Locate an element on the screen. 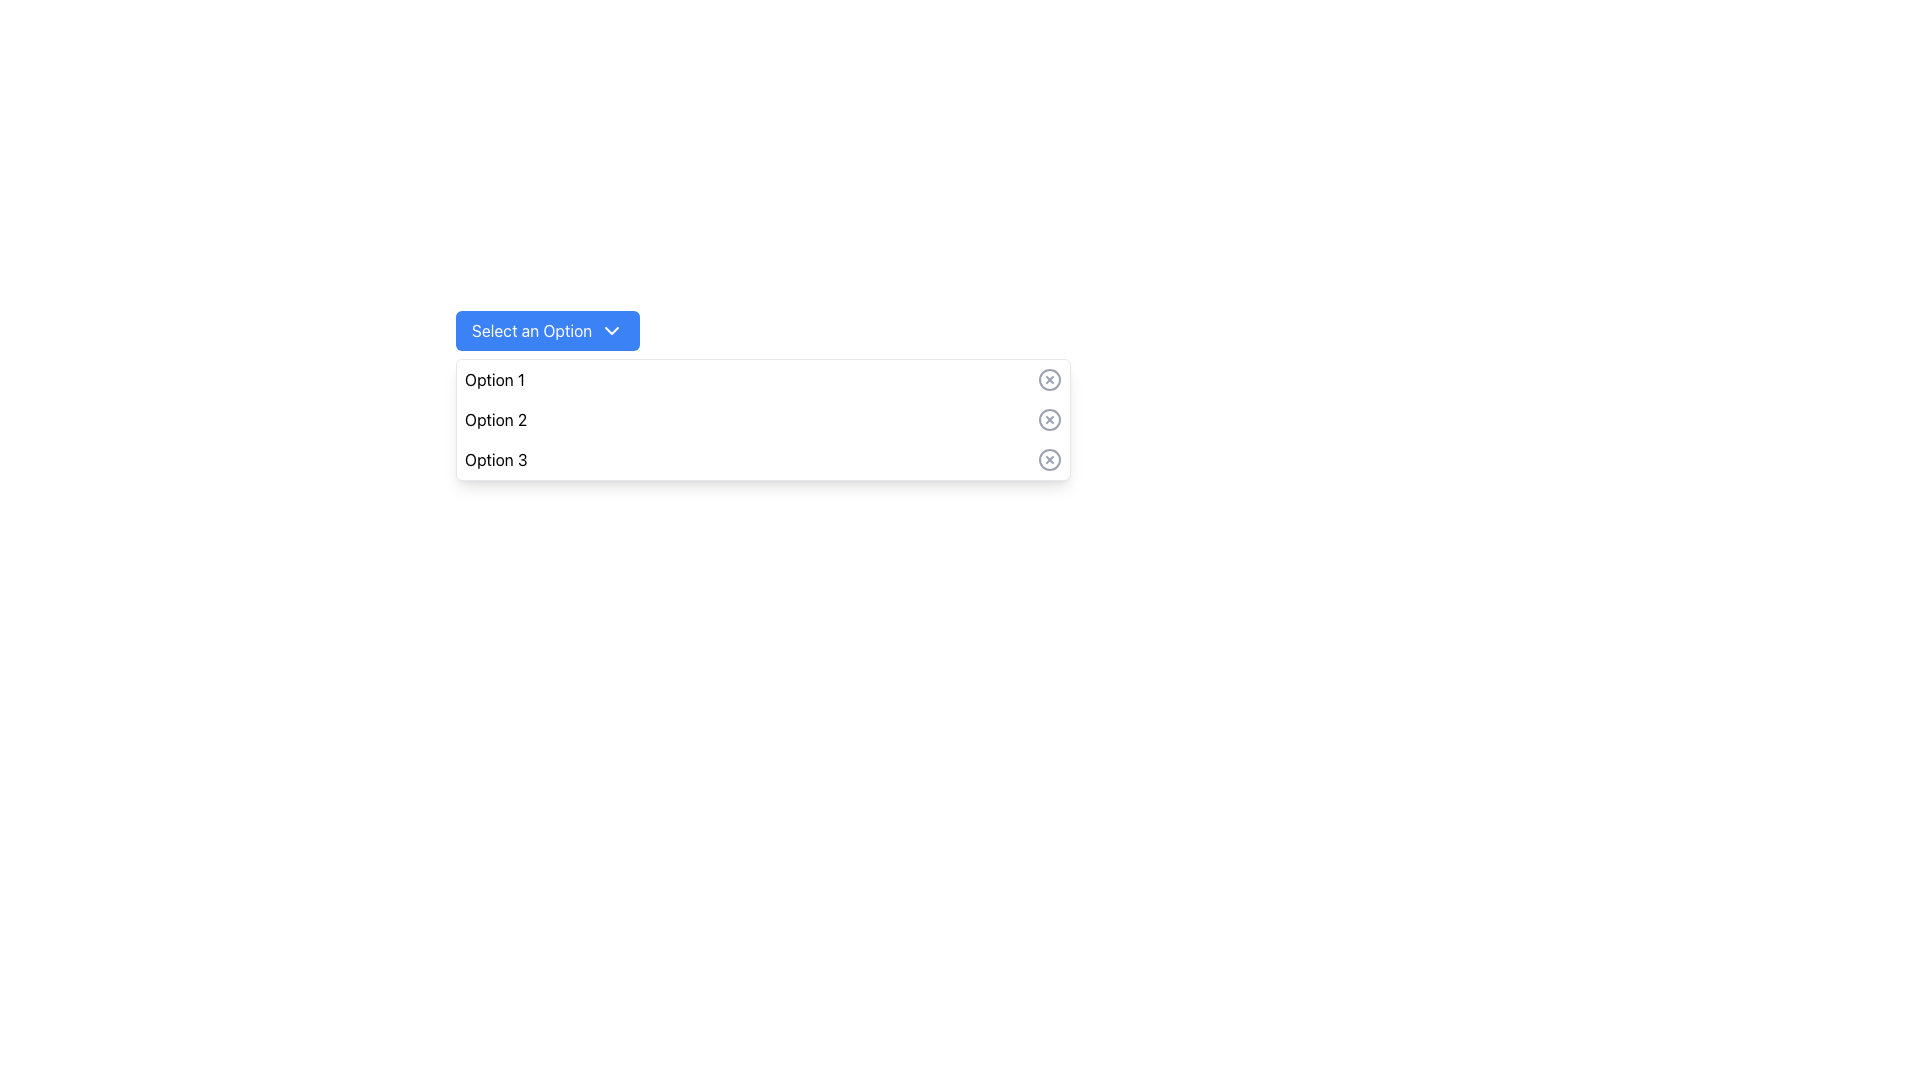  SVG Circle element that serves as a decorative or structural part of the 'X' icon for deleting dropdown options, located to the right of each option in the dropdown menu is located at coordinates (1049, 419).